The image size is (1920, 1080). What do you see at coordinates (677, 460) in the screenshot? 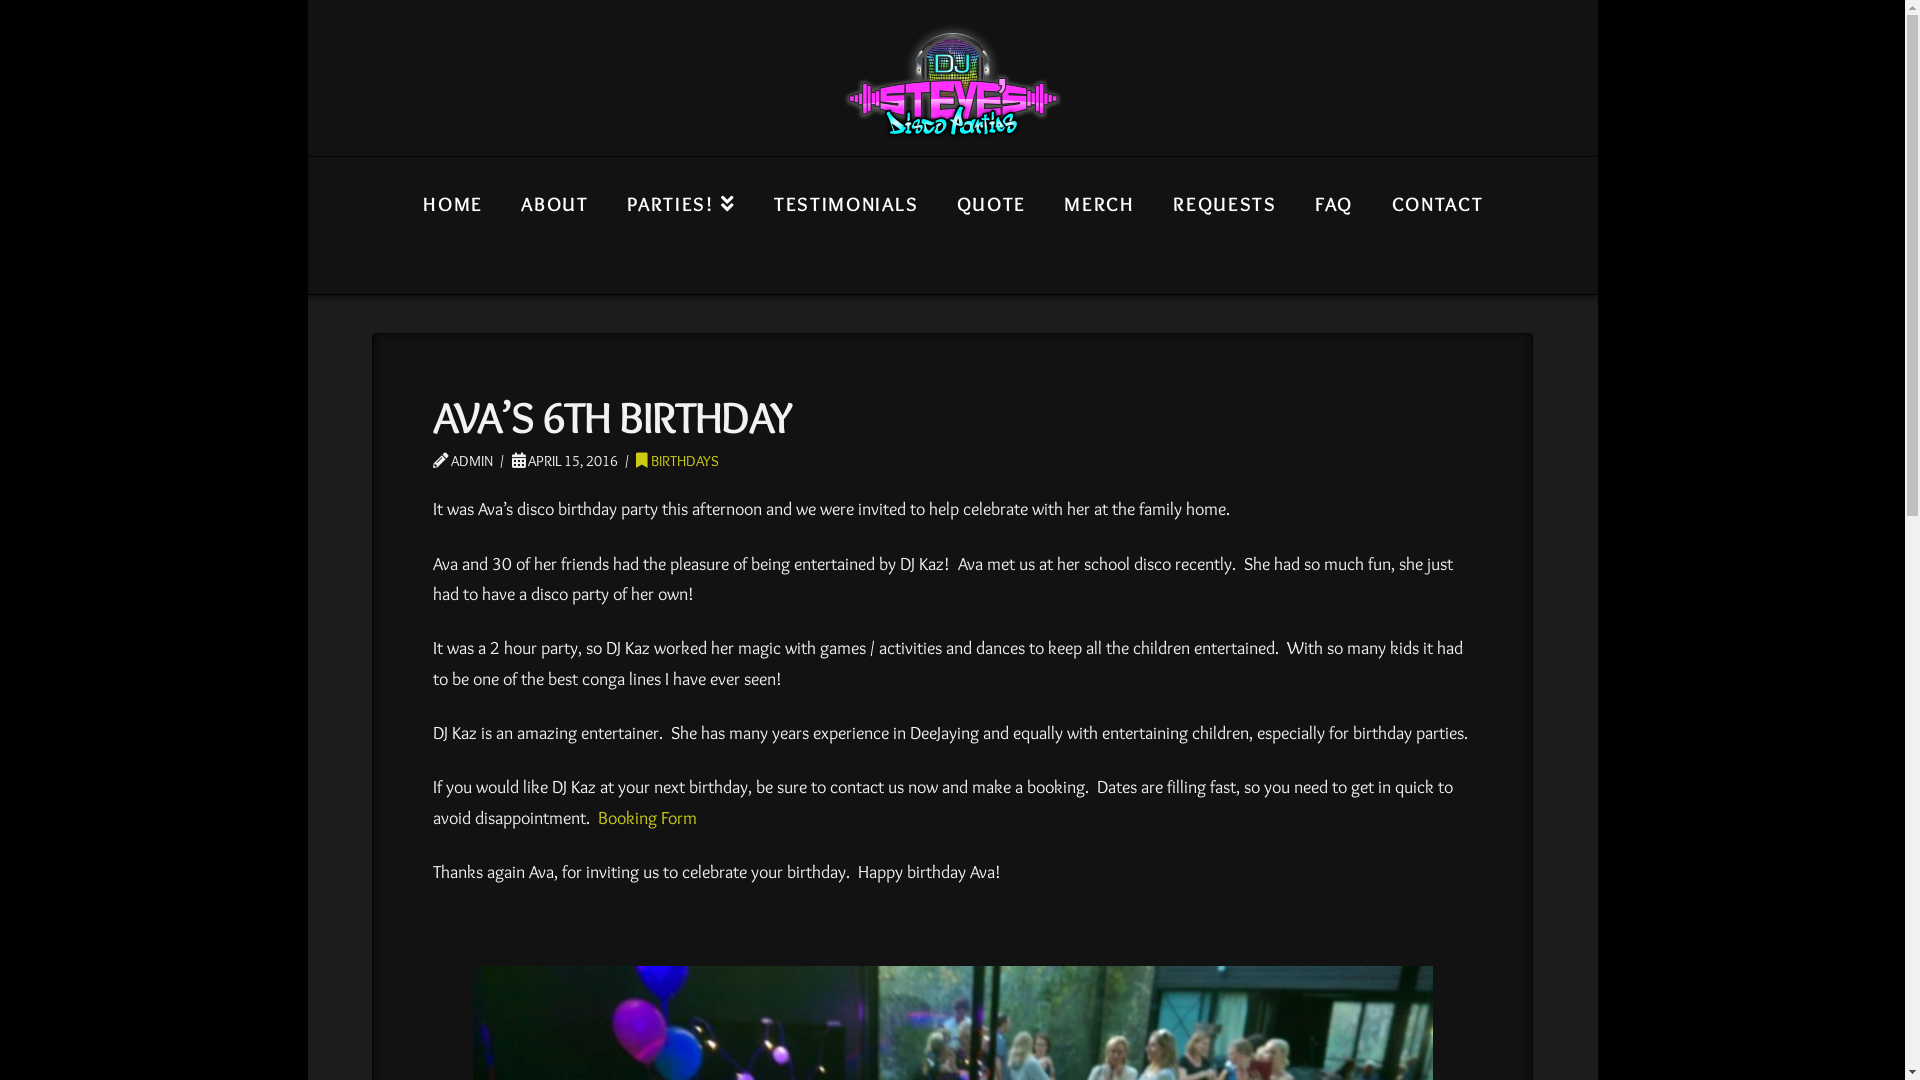
I see `'BIRTHDAYS'` at bounding box center [677, 460].